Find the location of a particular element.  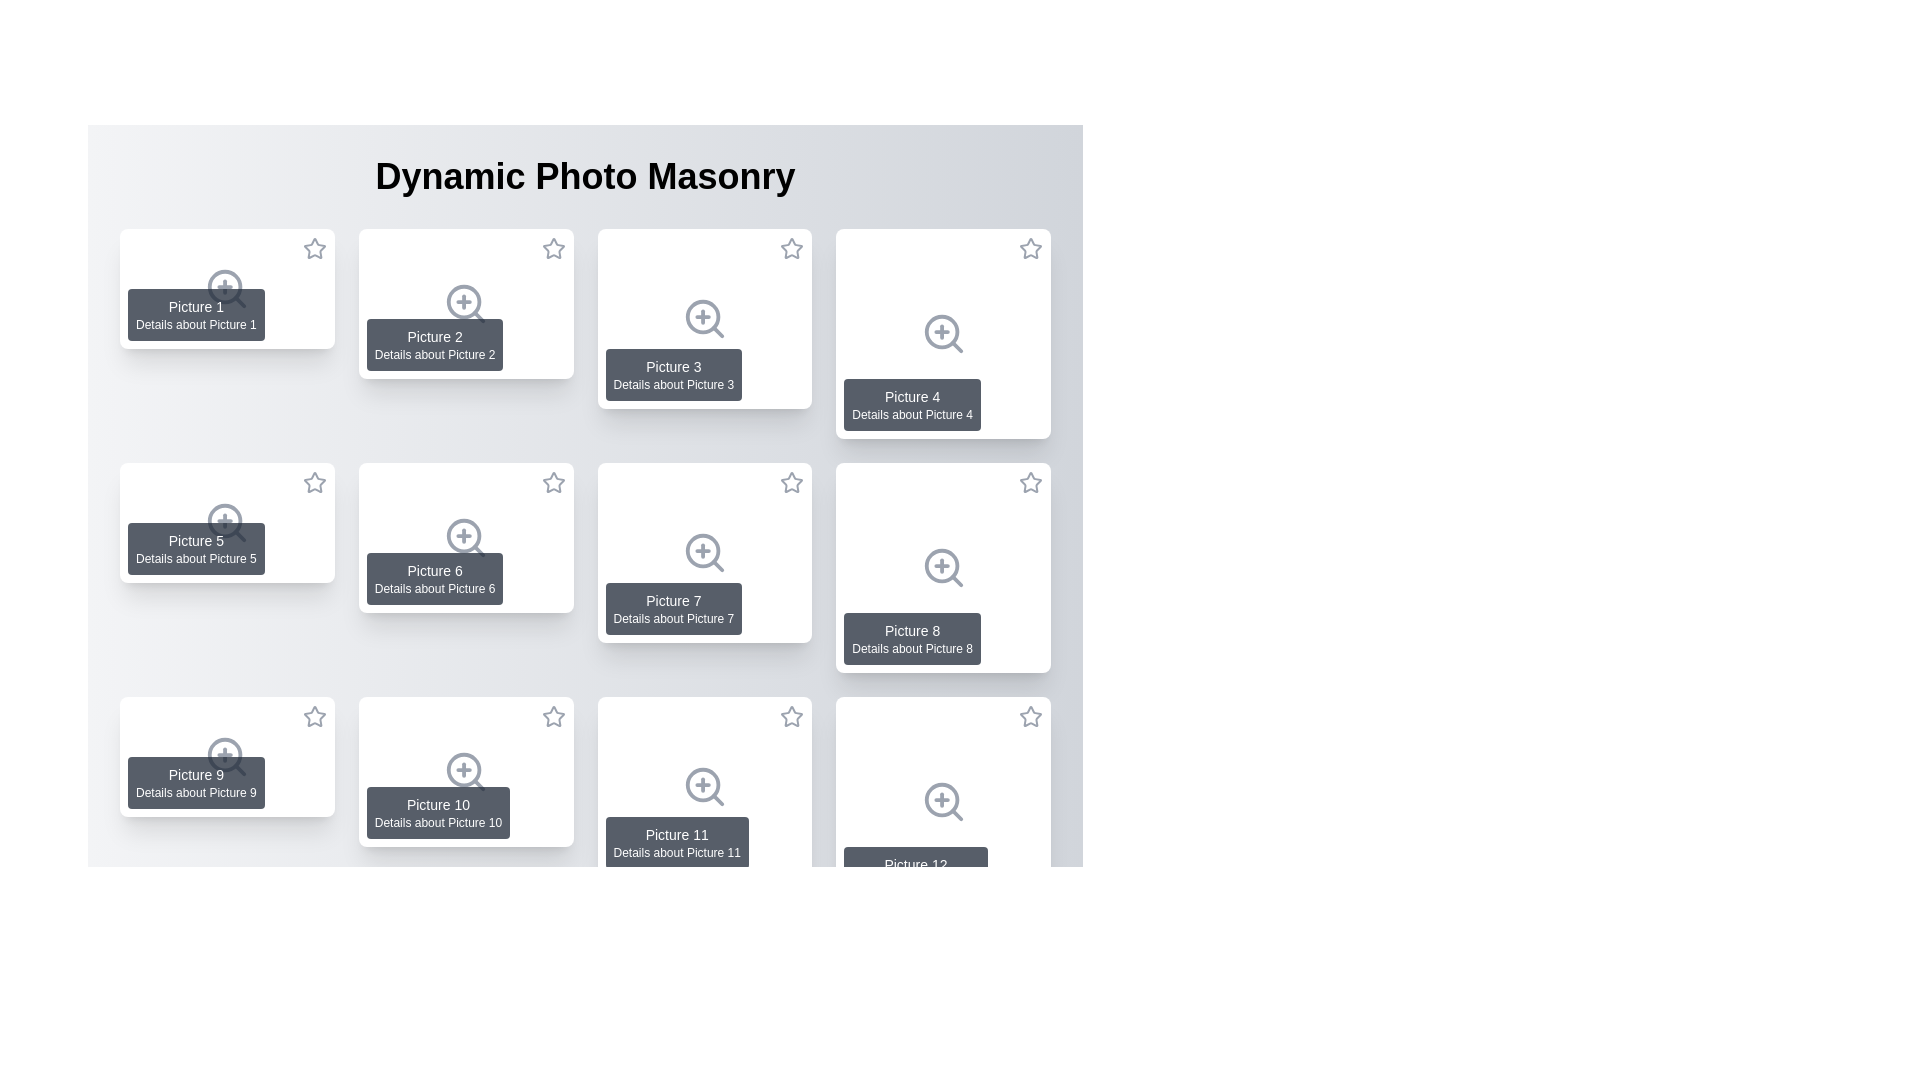

the center of the circular dot within the magnifier icon that indicates zoom-in functionality for the card labeled 'Picture 5' is located at coordinates (225, 520).